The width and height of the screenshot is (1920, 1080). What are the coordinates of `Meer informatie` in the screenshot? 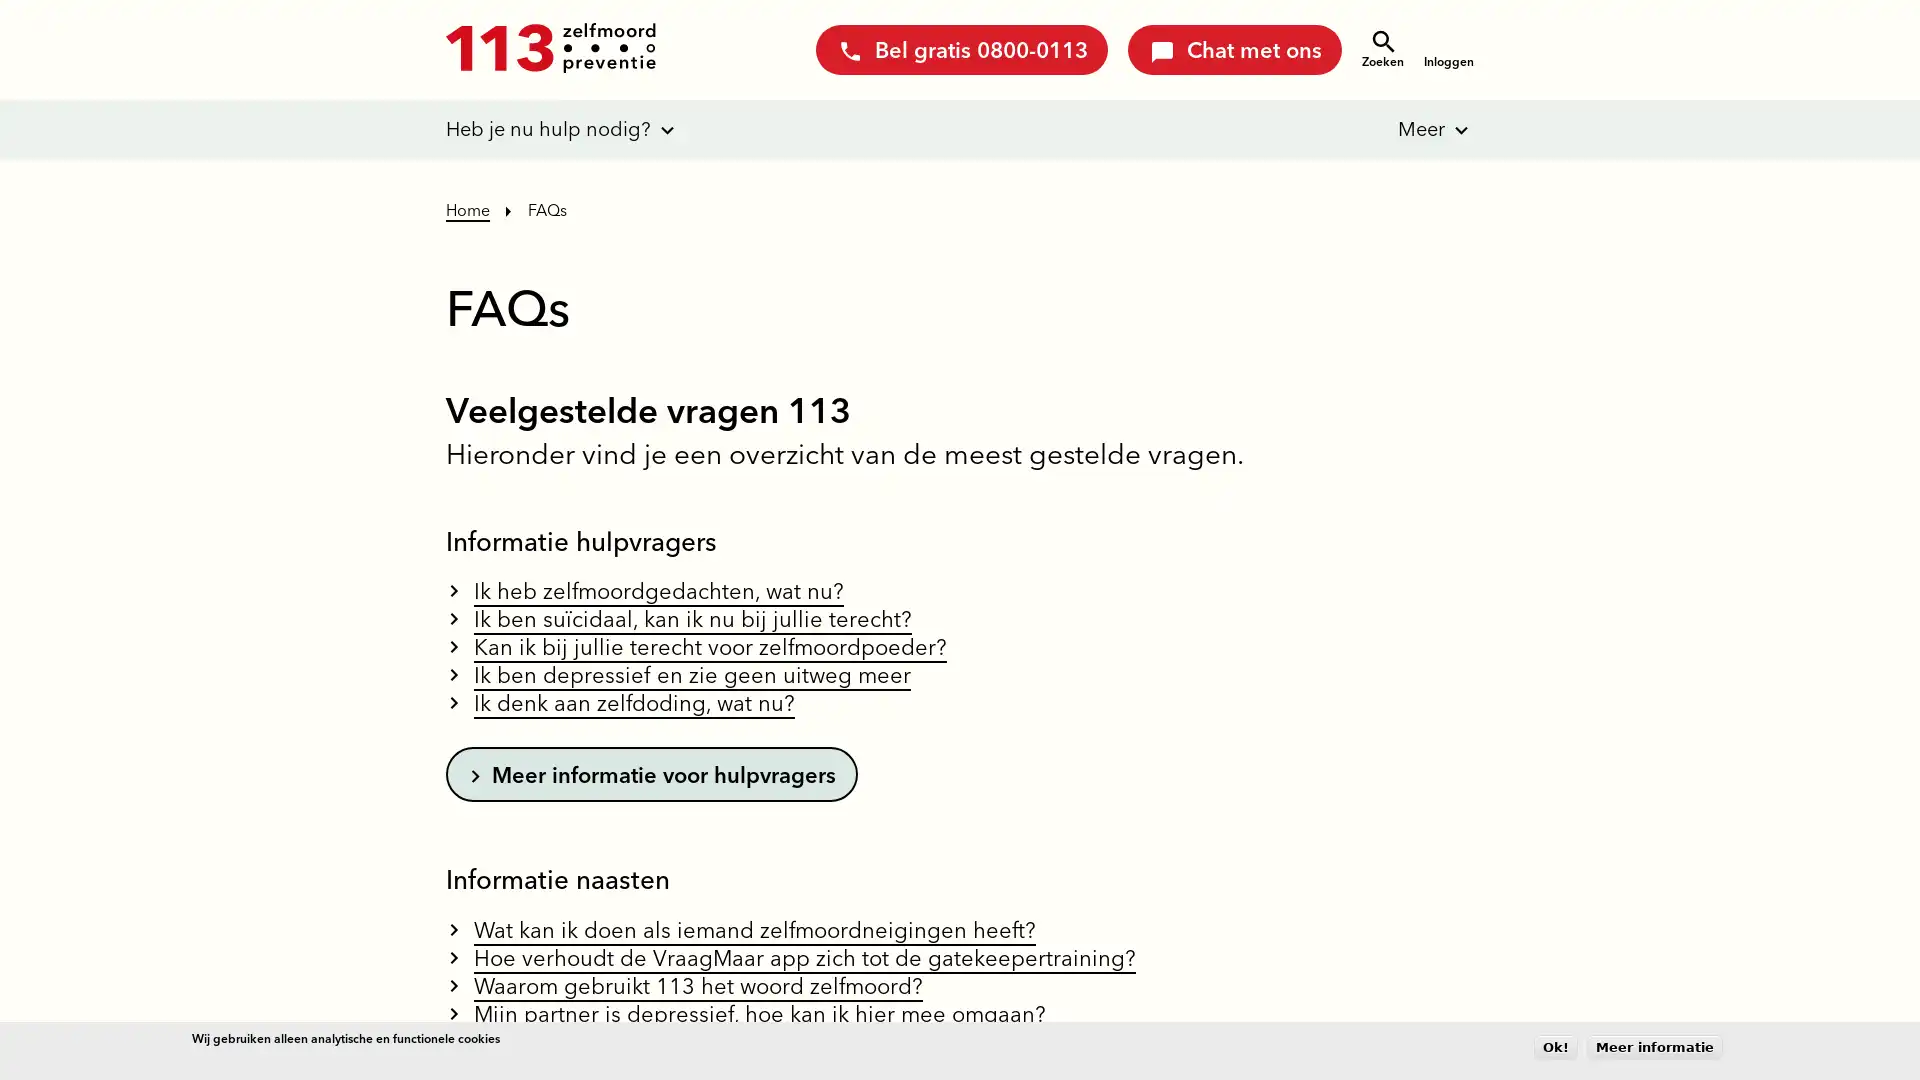 It's located at (1655, 1046).